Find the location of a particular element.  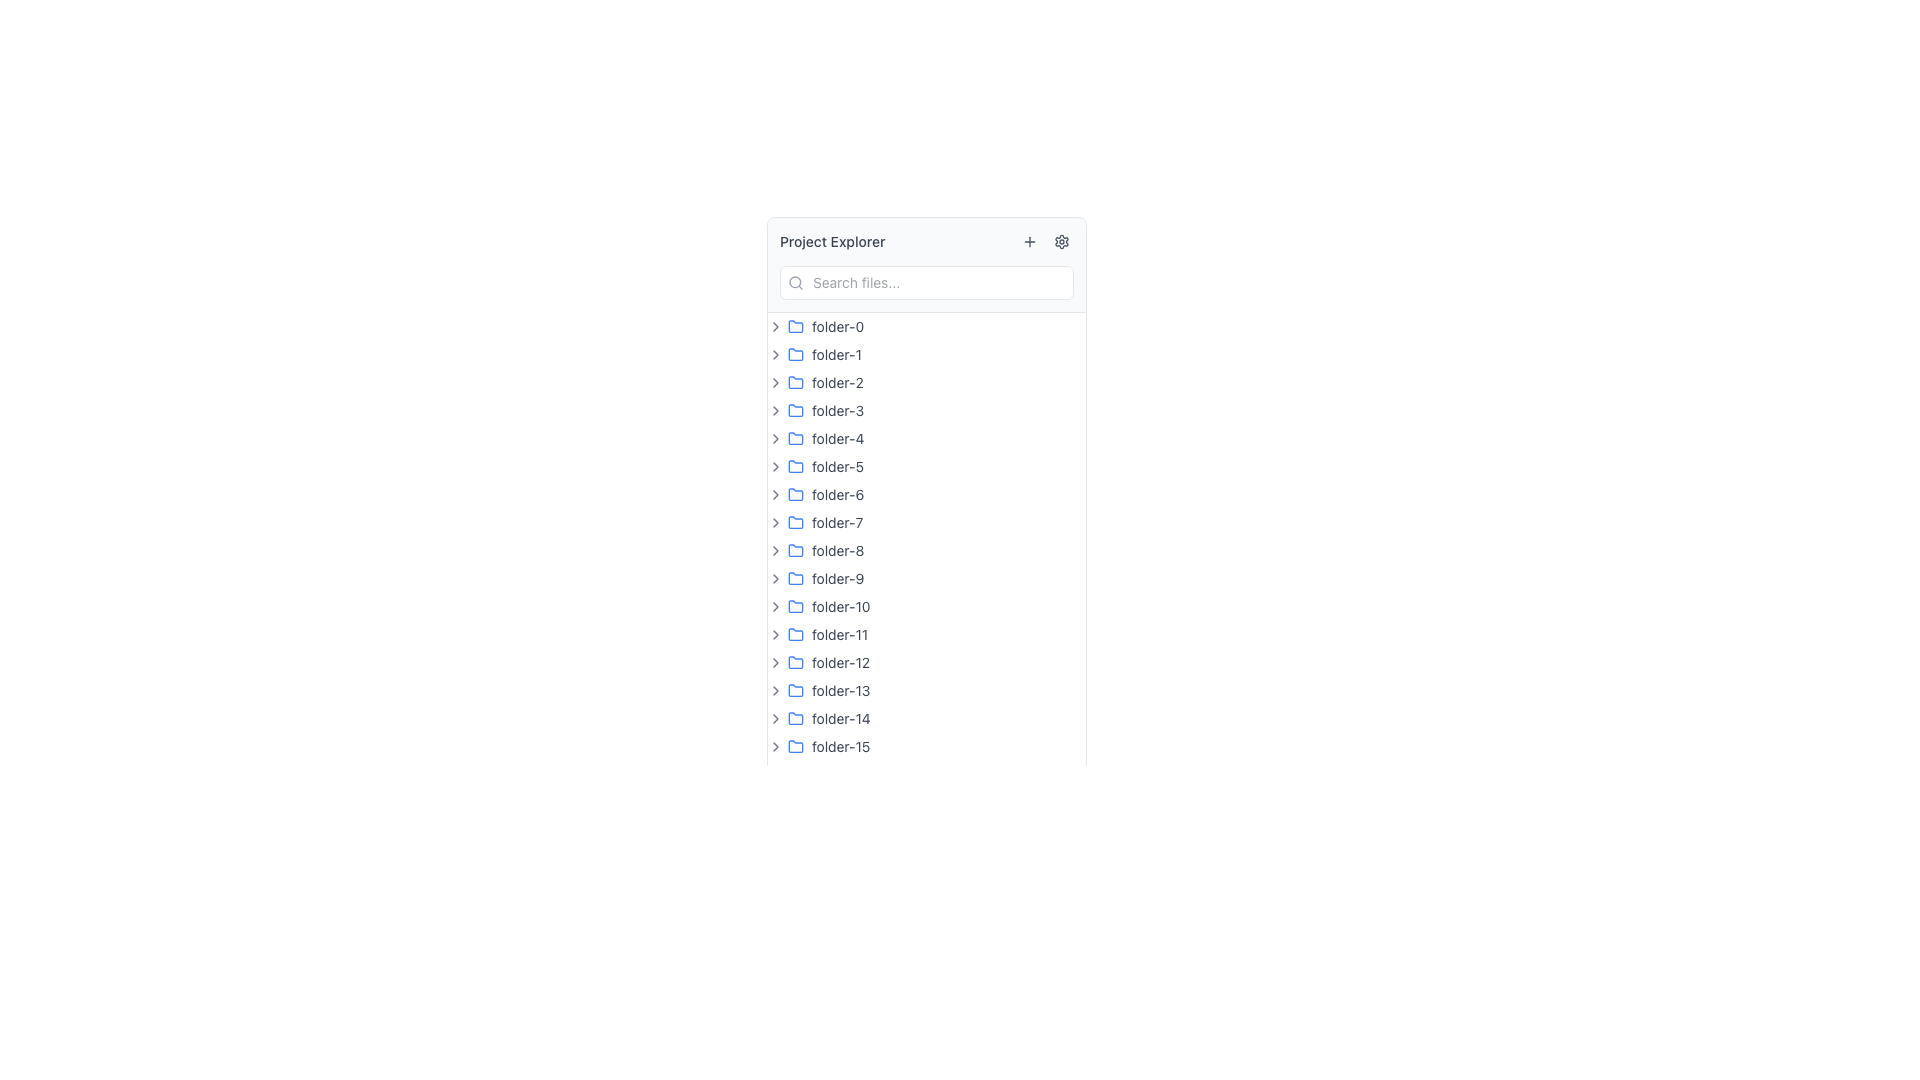

the small blue folder icon displayed before the text 'folder-15', which is part of the last listed folder entry in a vertically stacked list of folders is located at coordinates (795, 747).